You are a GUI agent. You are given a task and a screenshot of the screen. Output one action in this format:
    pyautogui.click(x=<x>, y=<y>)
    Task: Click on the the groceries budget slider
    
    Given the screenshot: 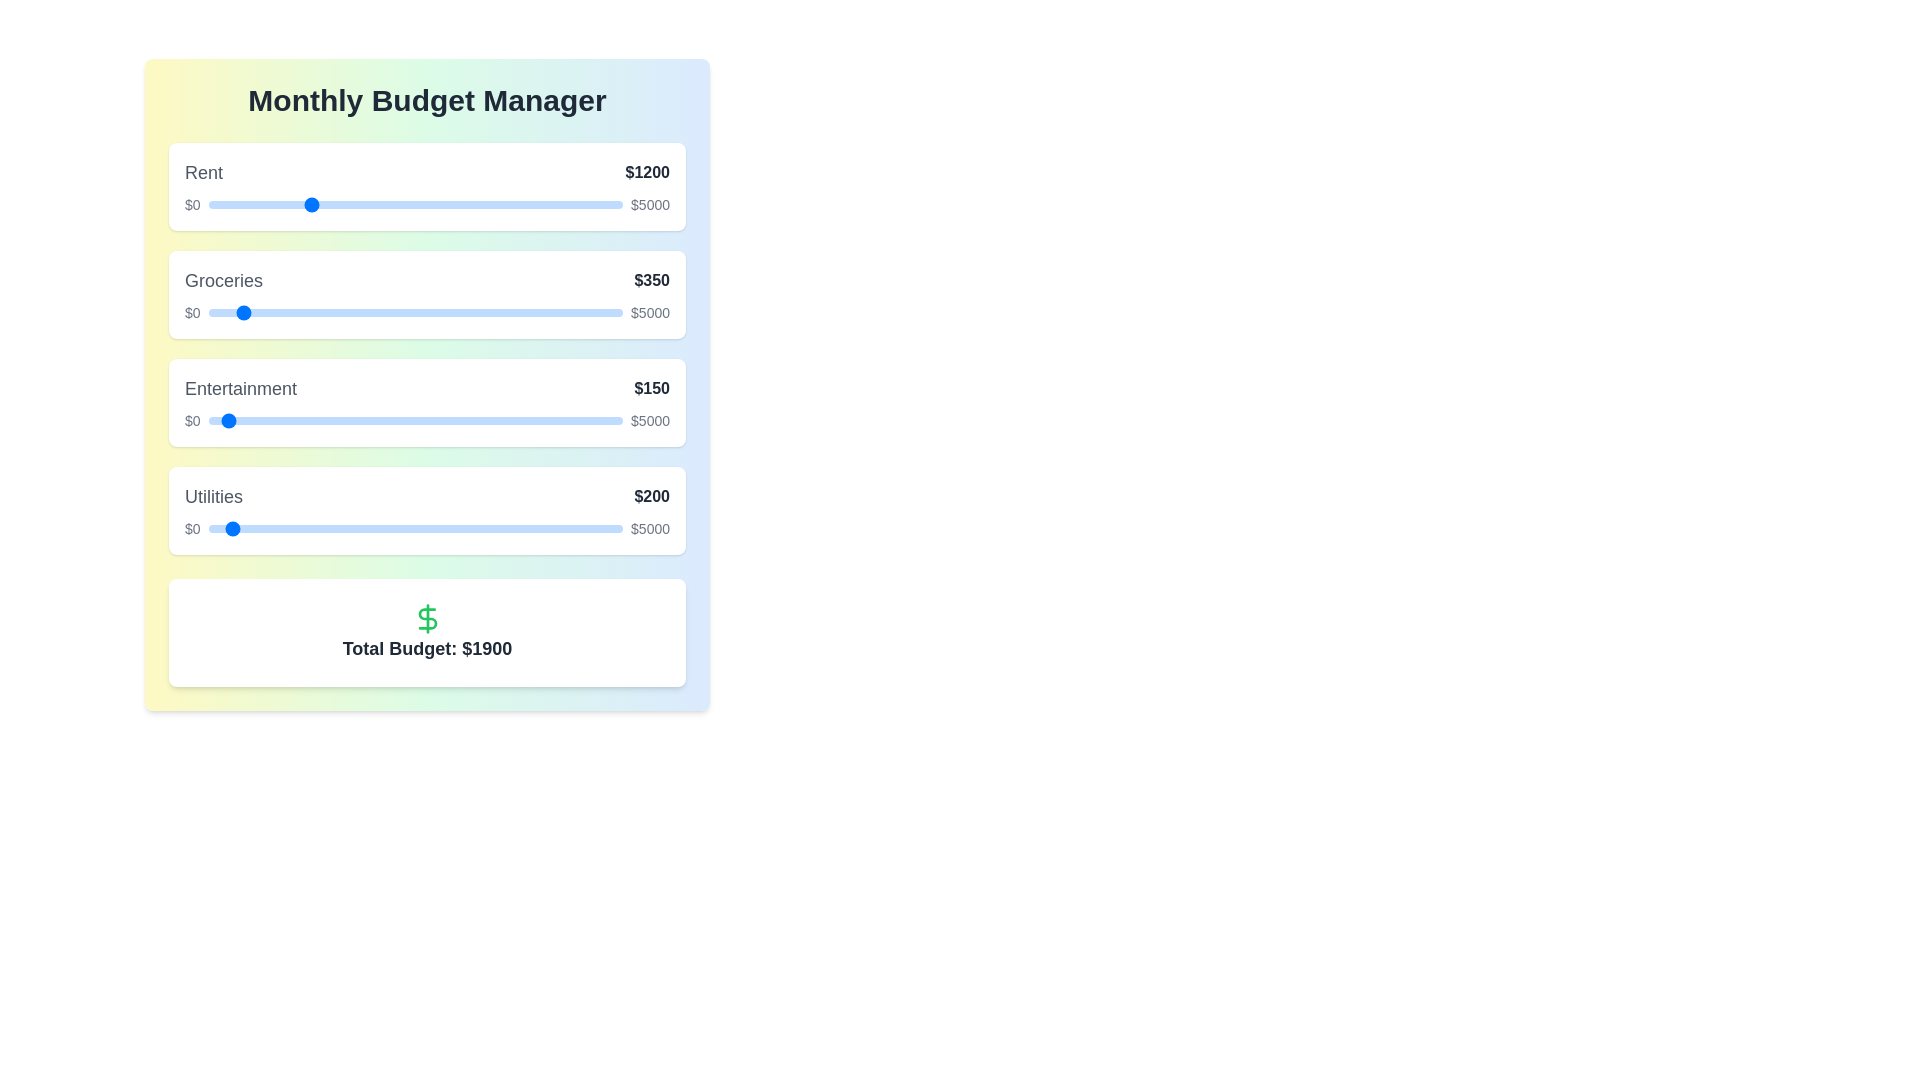 What is the action you would take?
    pyautogui.click(x=579, y=312)
    